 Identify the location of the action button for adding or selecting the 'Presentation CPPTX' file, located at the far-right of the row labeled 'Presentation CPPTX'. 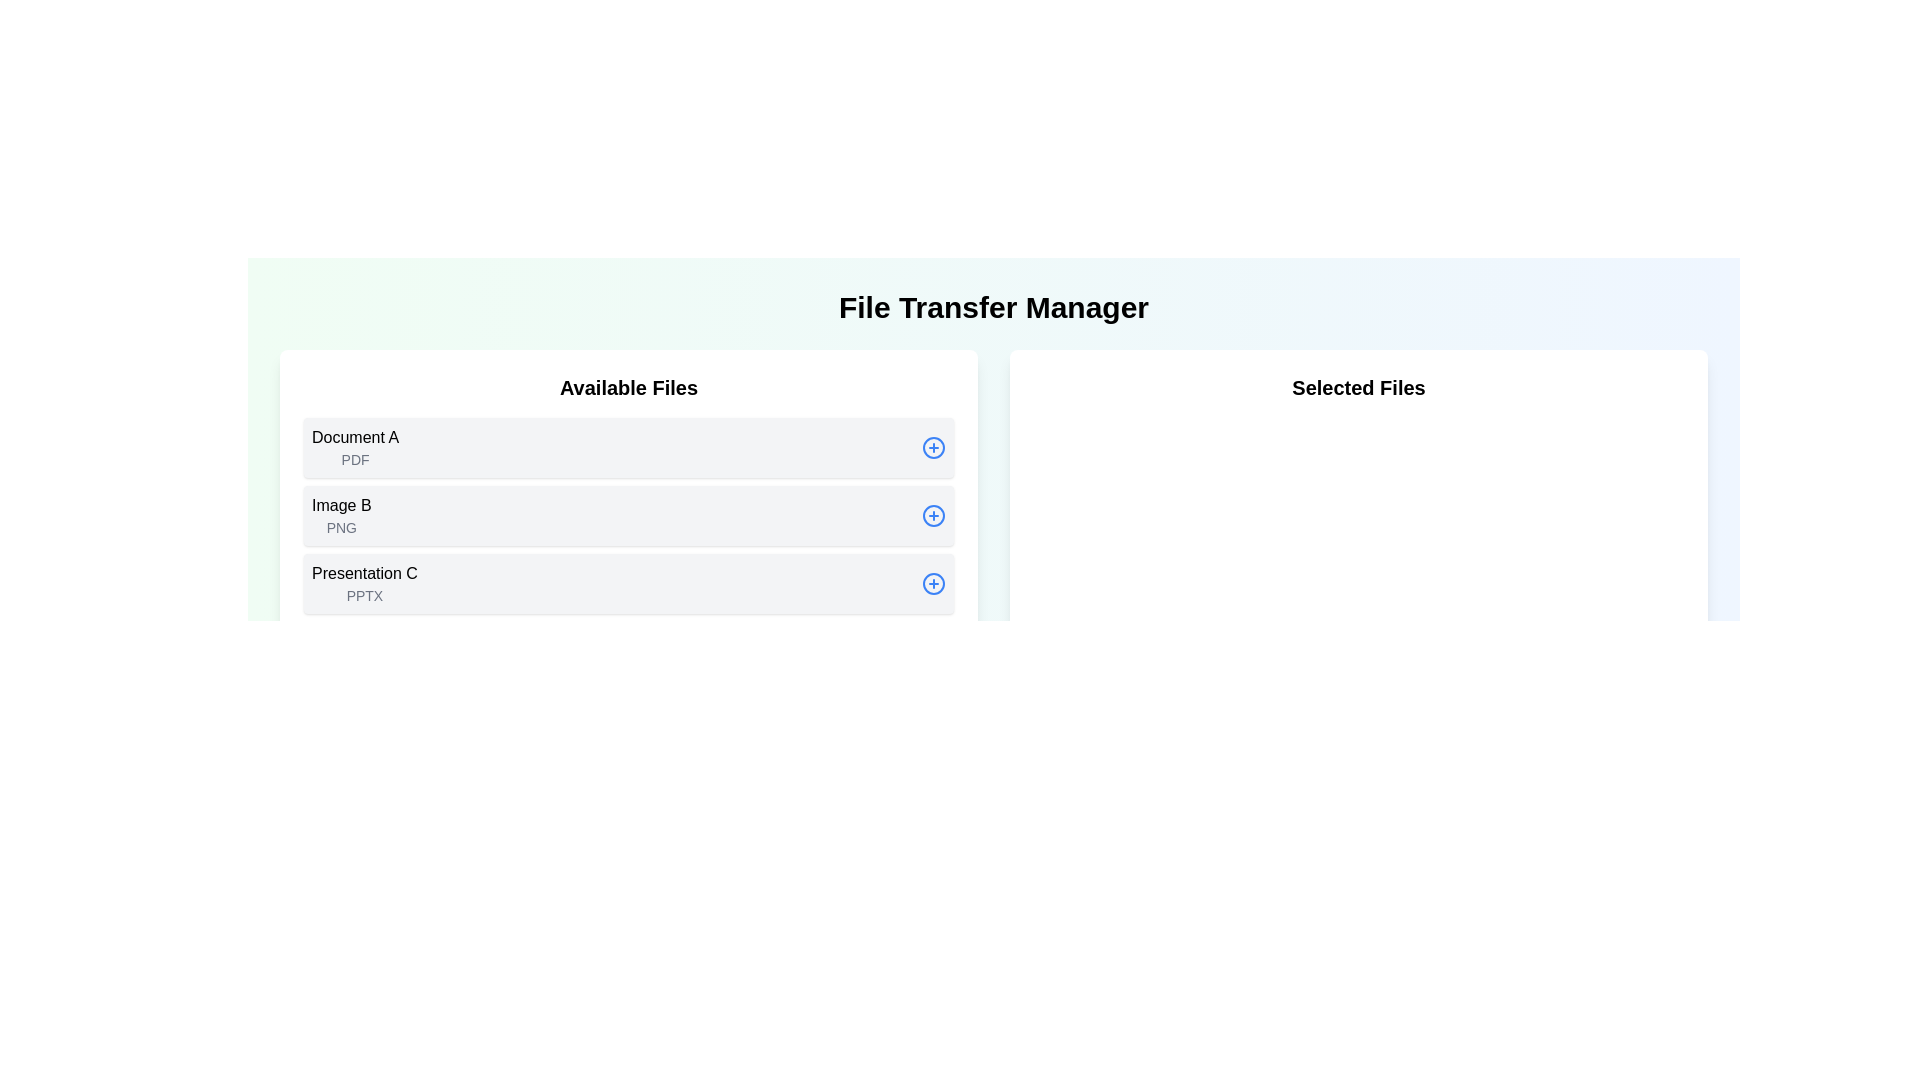
(933, 583).